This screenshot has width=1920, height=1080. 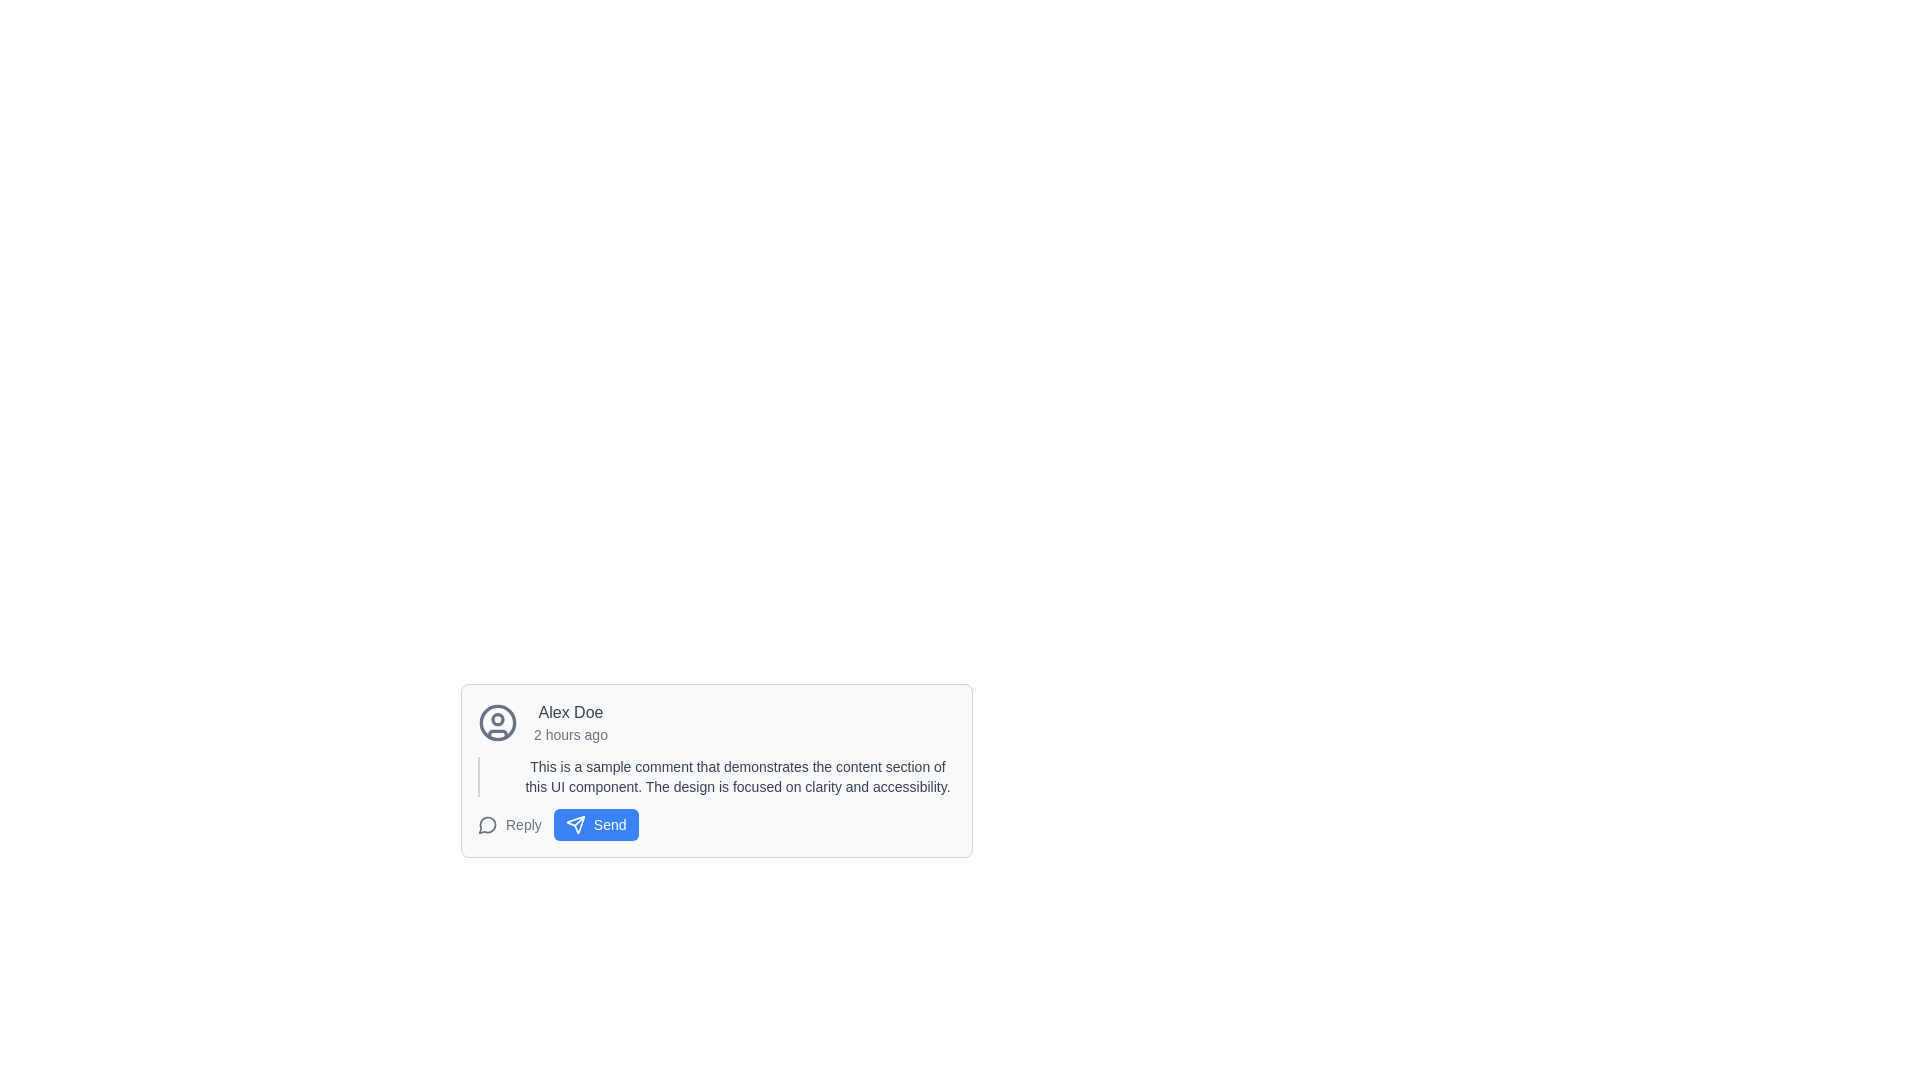 I want to click on the static text label displaying 'Alex Doe' which is styled in gray and positioned in the upper-left corner of the user comment box, aligned with the user avatar, so click(x=570, y=712).